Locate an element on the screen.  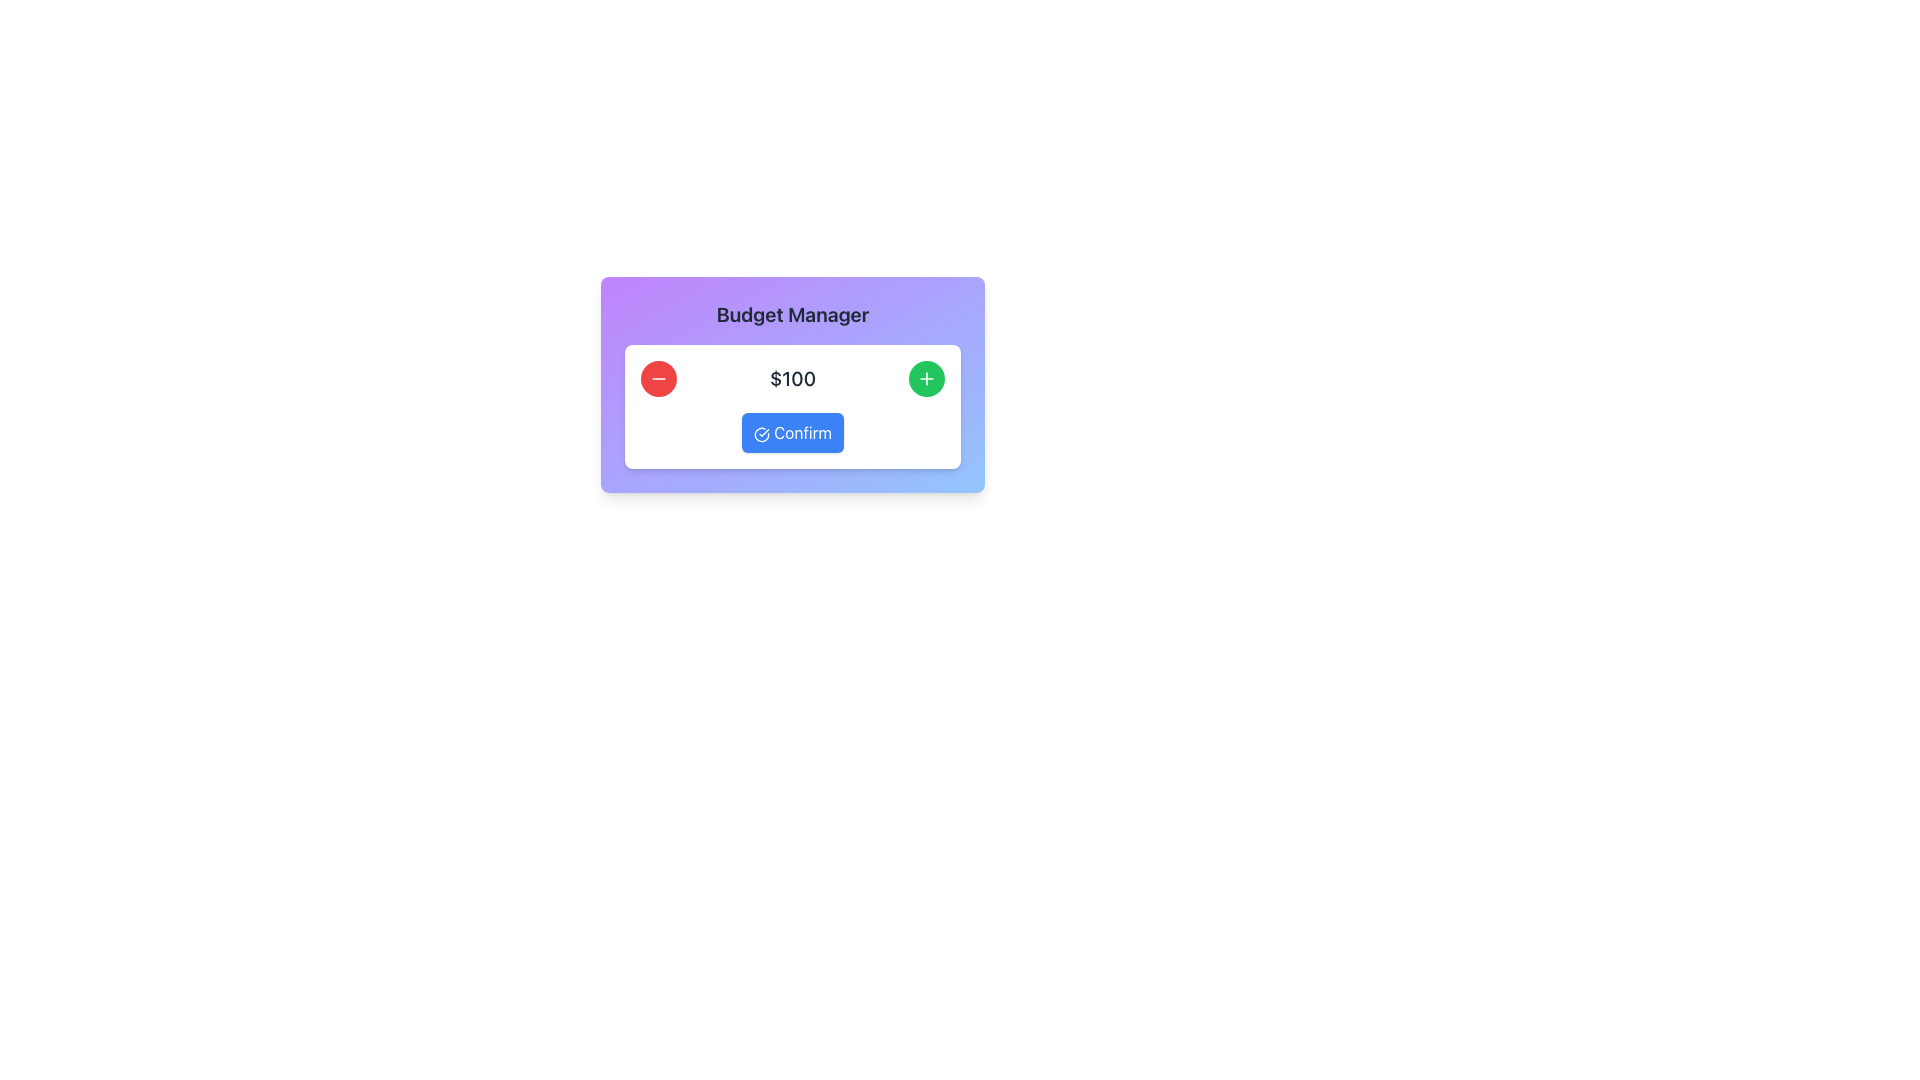
the central icon within the left-aligned red button under the label 'Budget Manager' is located at coordinates (658, 378).